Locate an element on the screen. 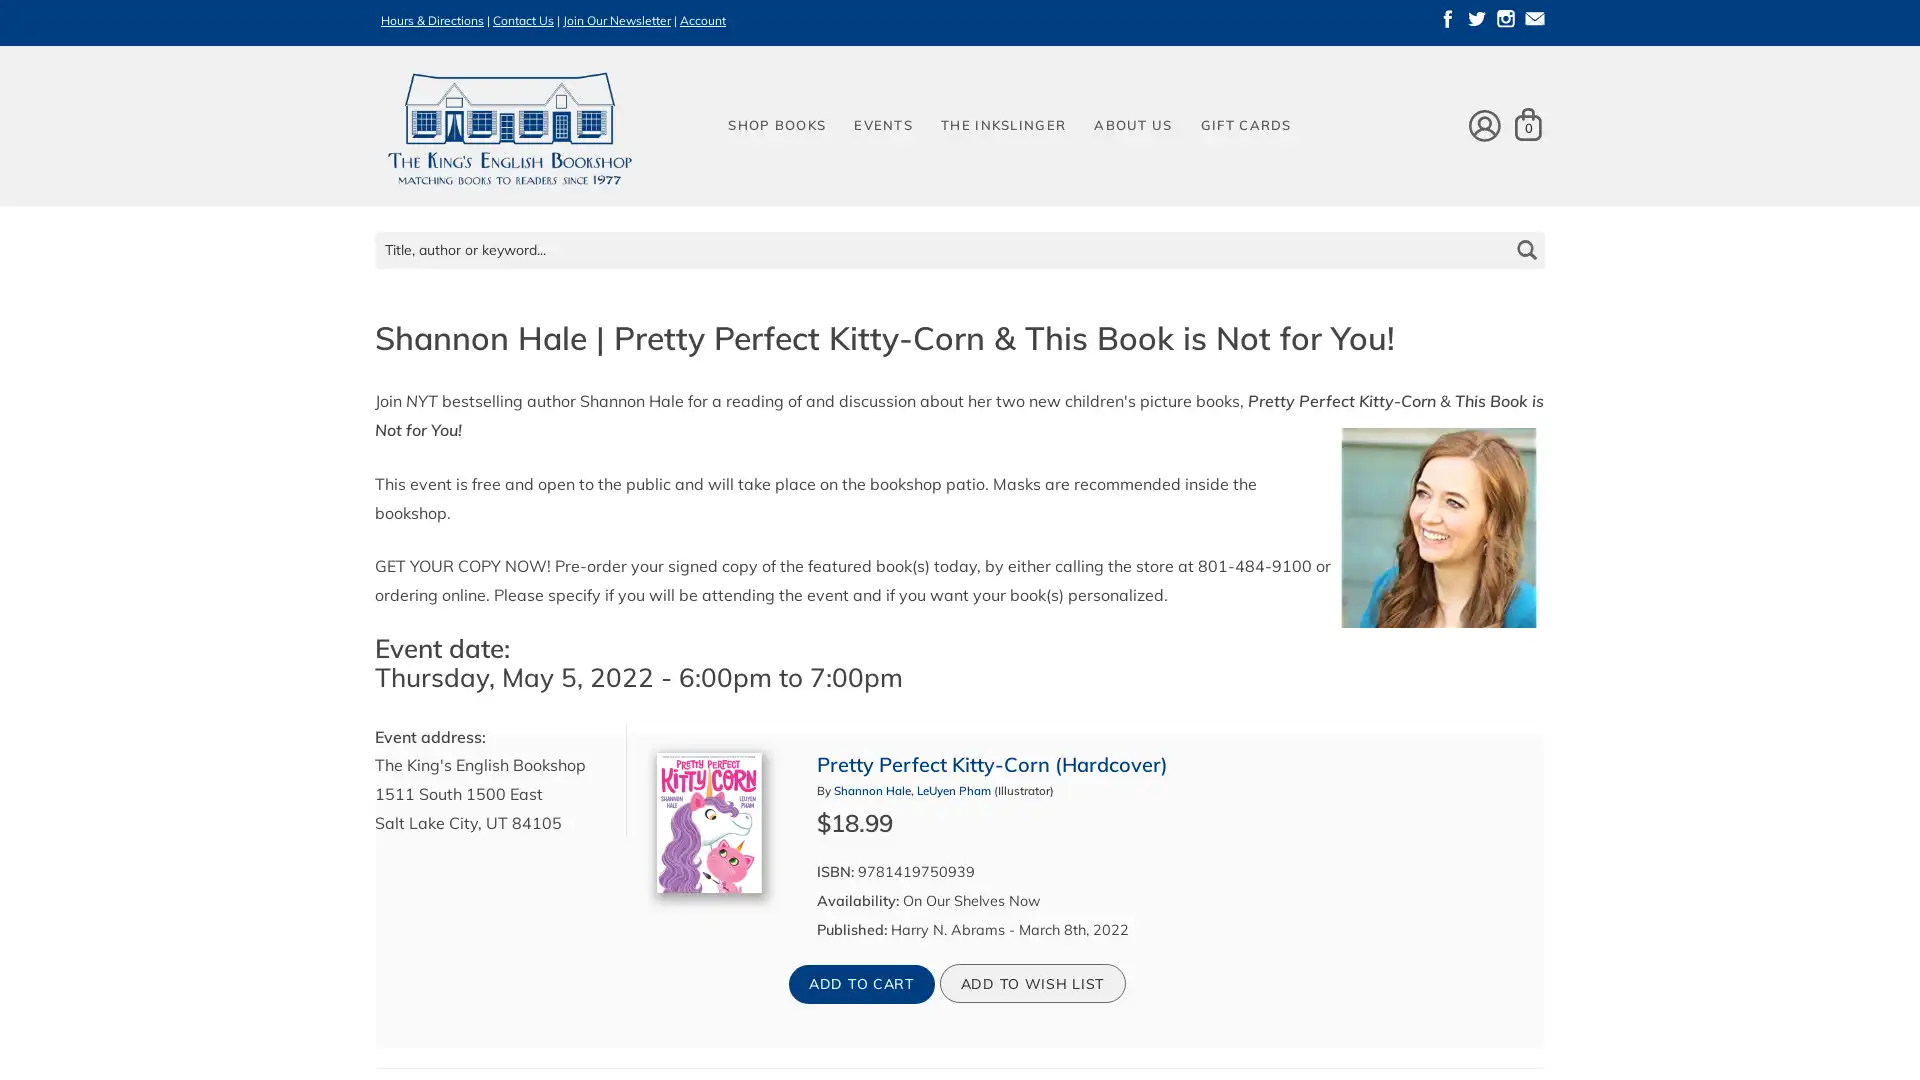 This screenshot has height=1080, width=1920. Add to Cart is located at coordinates (861, 982).